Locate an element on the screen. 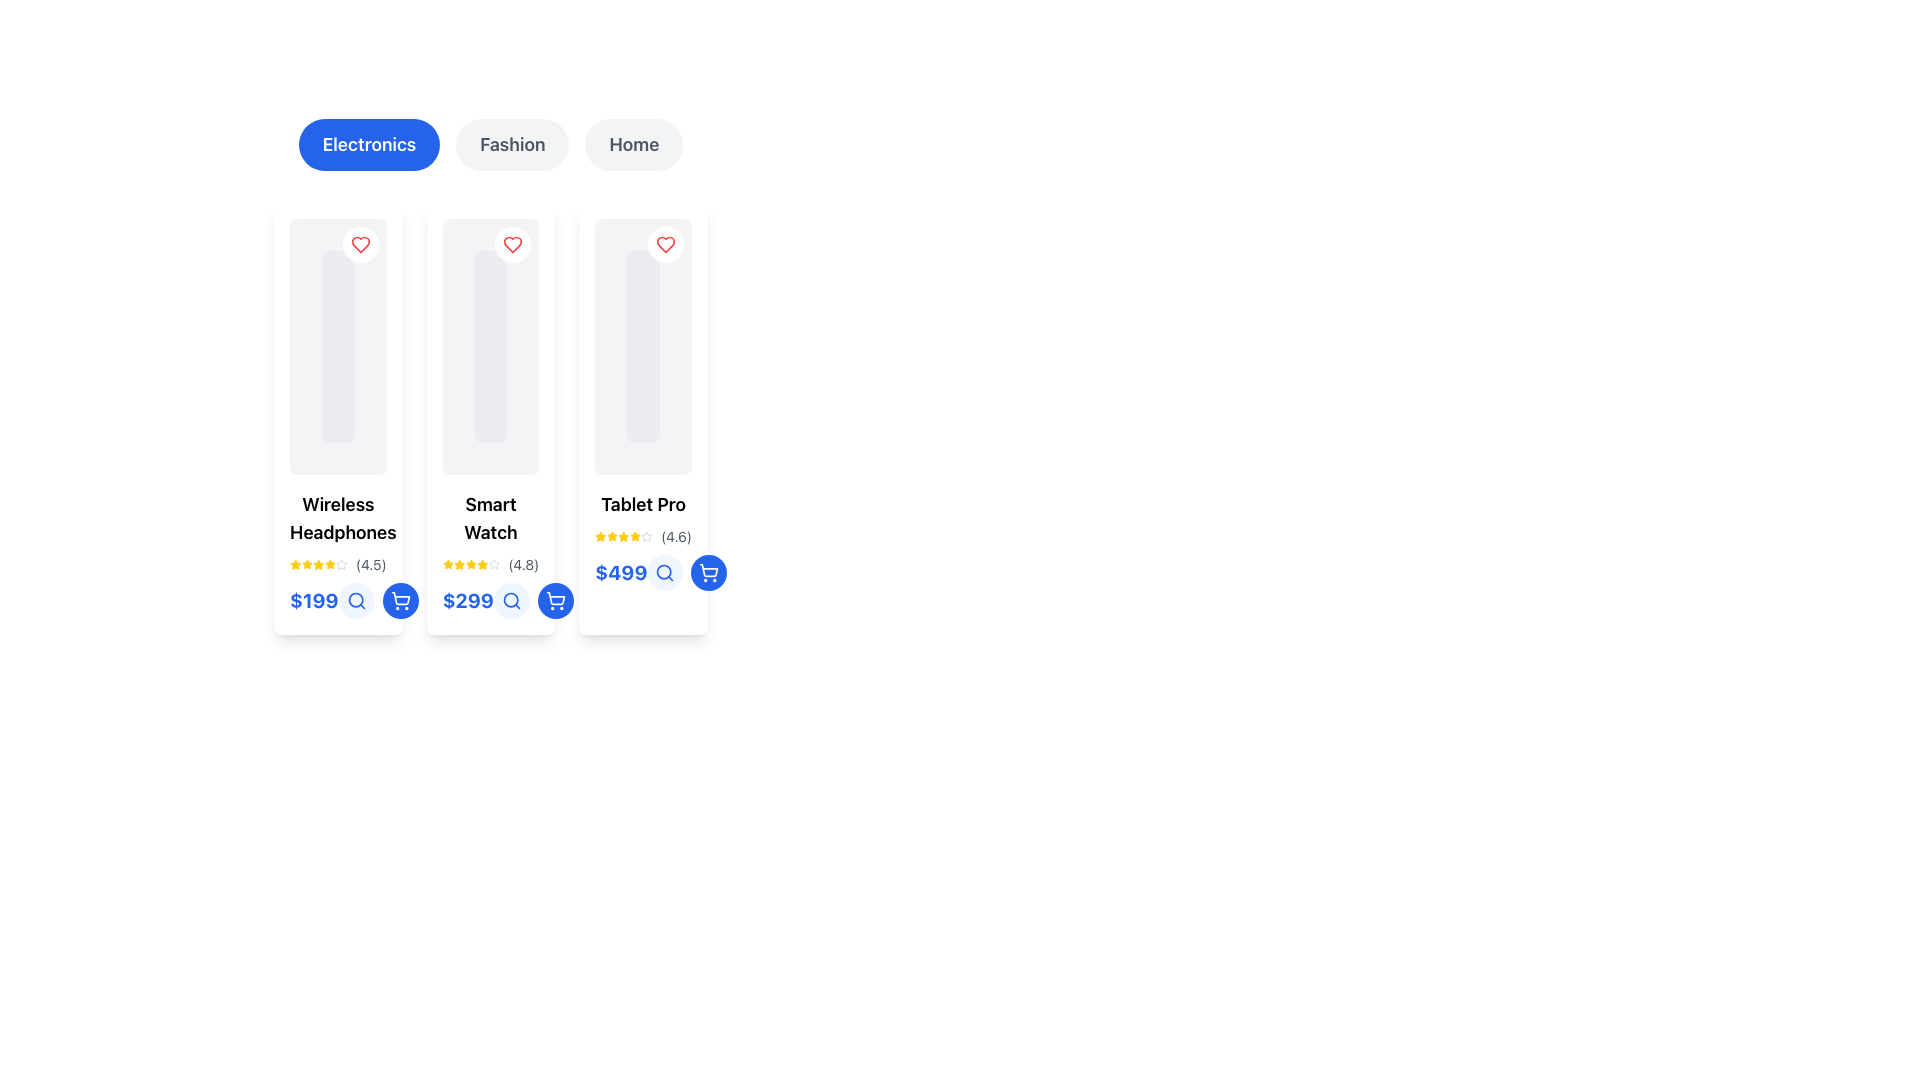 The image size is (1920, 1080). the first star icon for ratings, which is a five-pointed star with a yellow fill and outline, located below the 'Wireless Headphones' product in the first card of the product listing is located at coordinates (294, 564).